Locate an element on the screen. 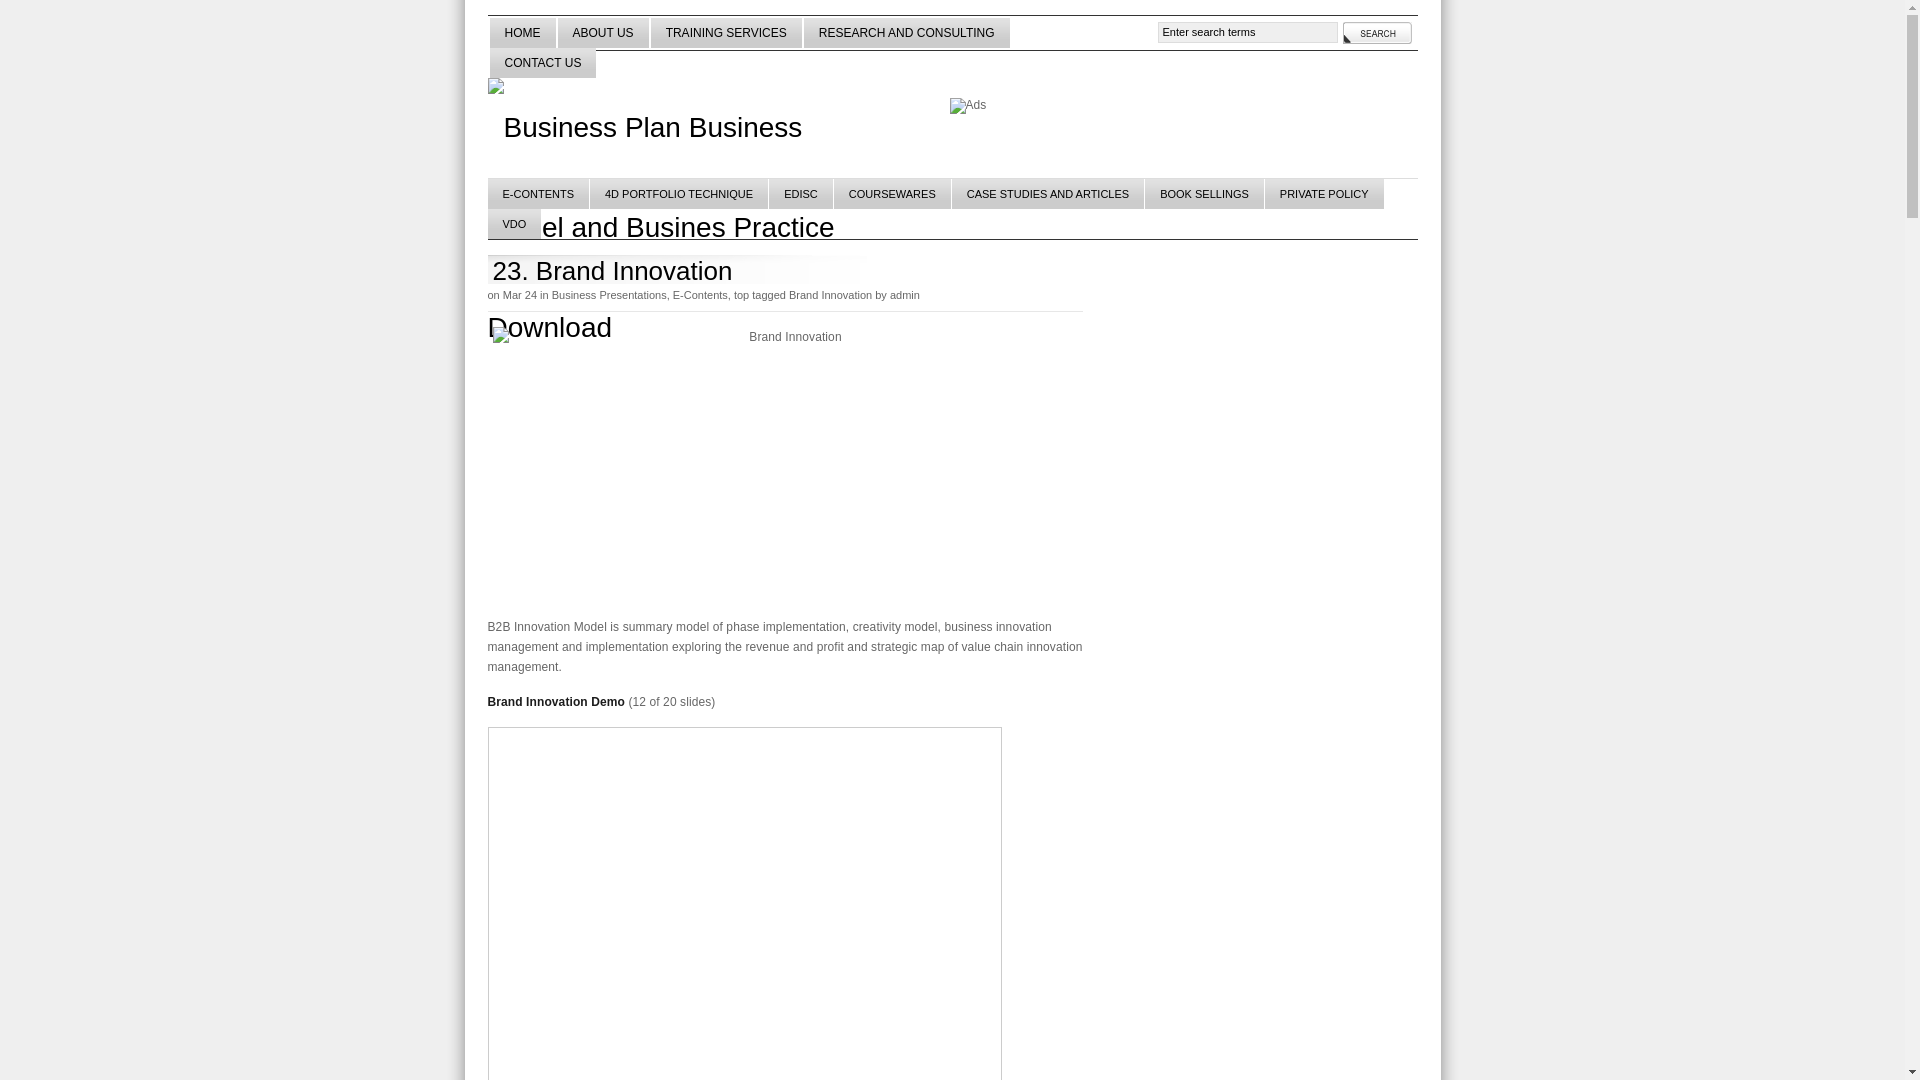  'Business Presentations' is located at coordinates (608, 294).